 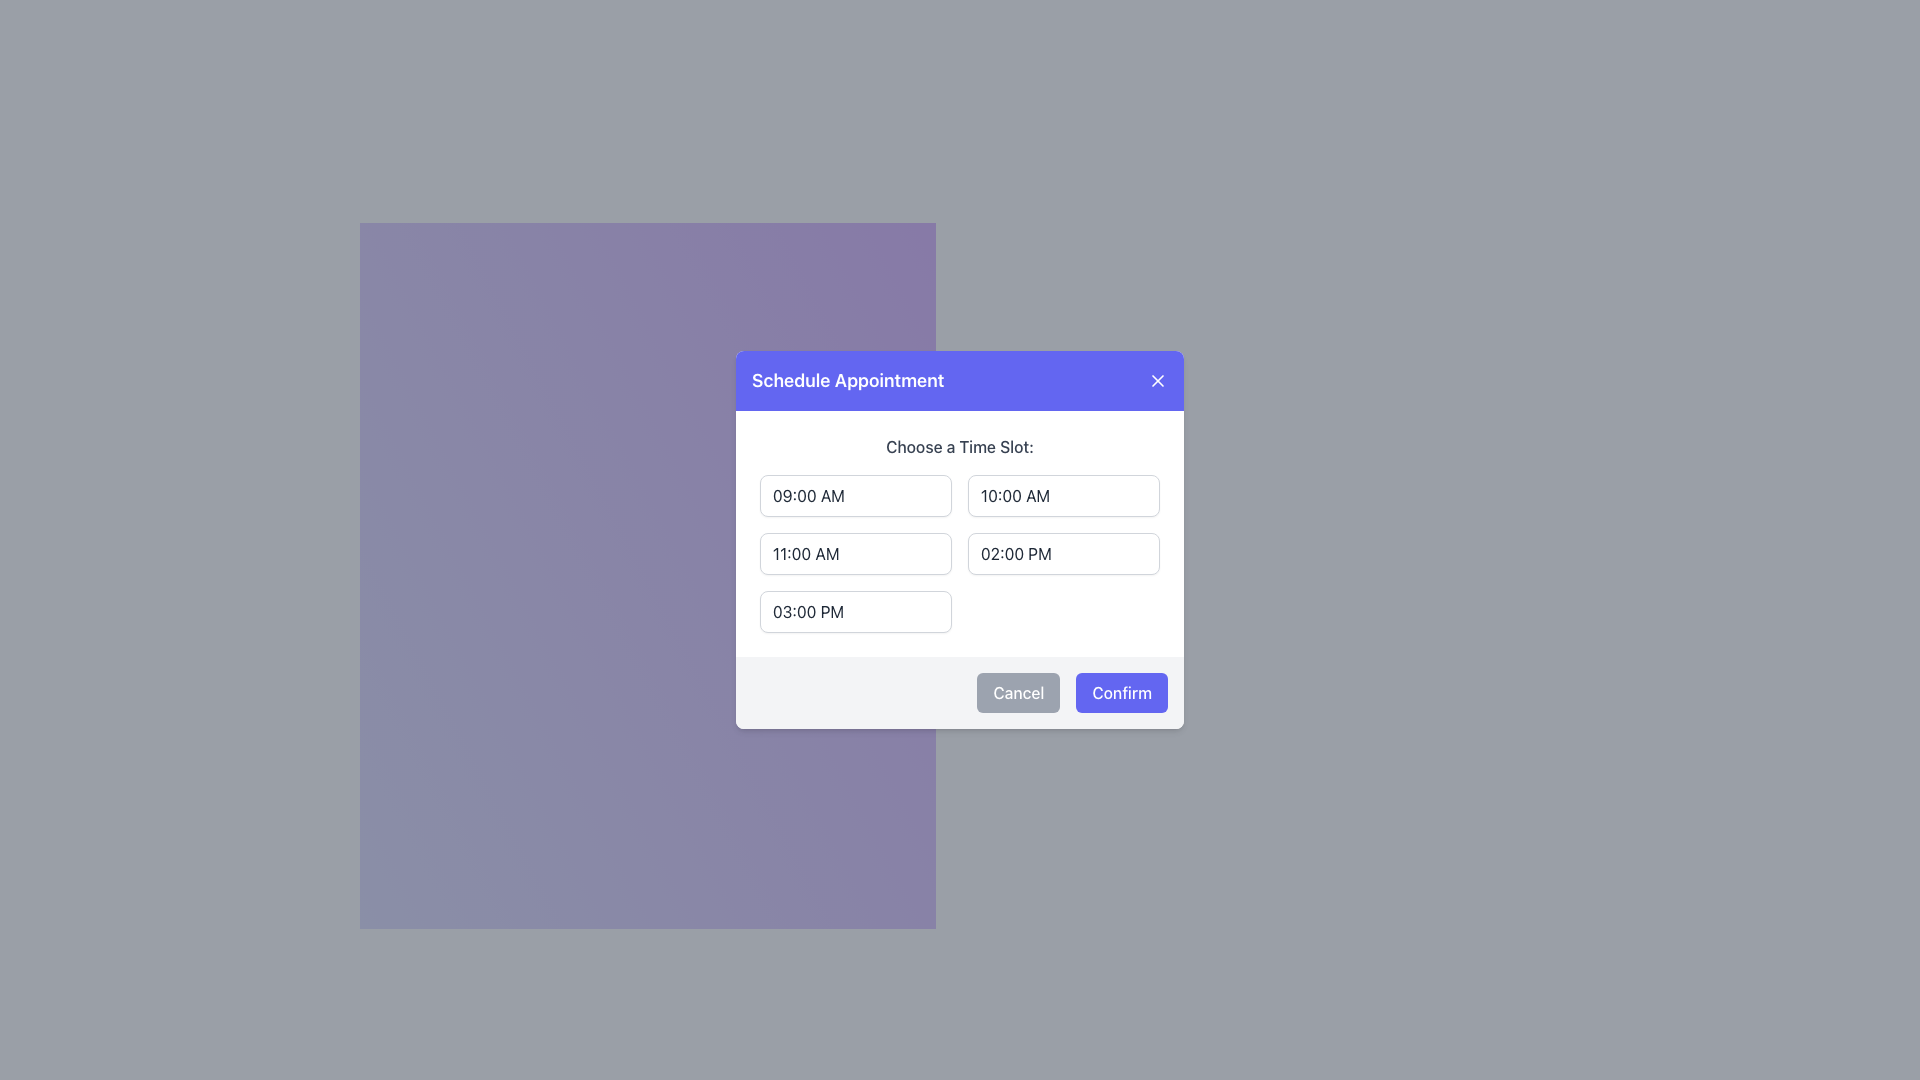 What do you see at coordinates (855, 611) in the screenshot?
I see `the button for selecting the '03:00 PM' time slot located in the bottom-left corner of the time slot grid in the 'Schedule Appointment' dialog box` at bounding box center [855, 611].